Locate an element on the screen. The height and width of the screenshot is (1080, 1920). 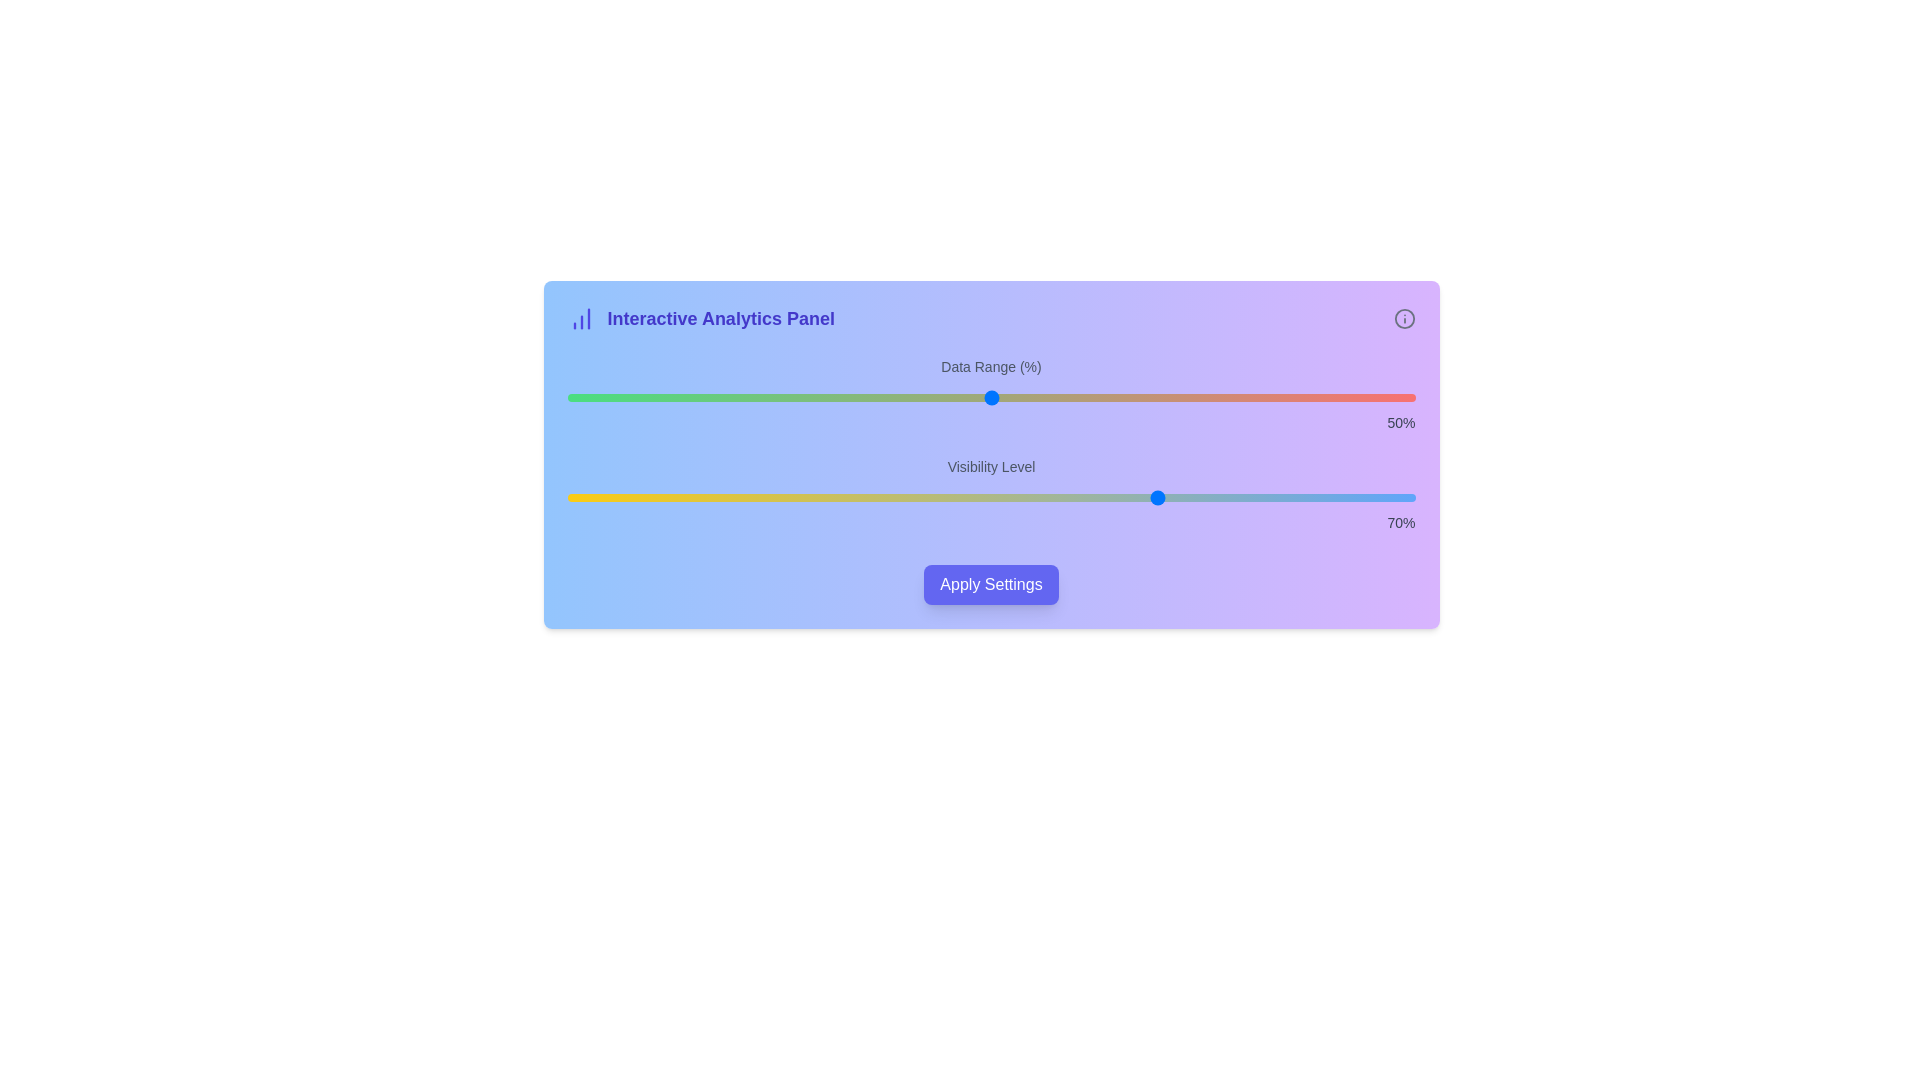
the information icon to display additional details is located at coordinates (1403, 318).